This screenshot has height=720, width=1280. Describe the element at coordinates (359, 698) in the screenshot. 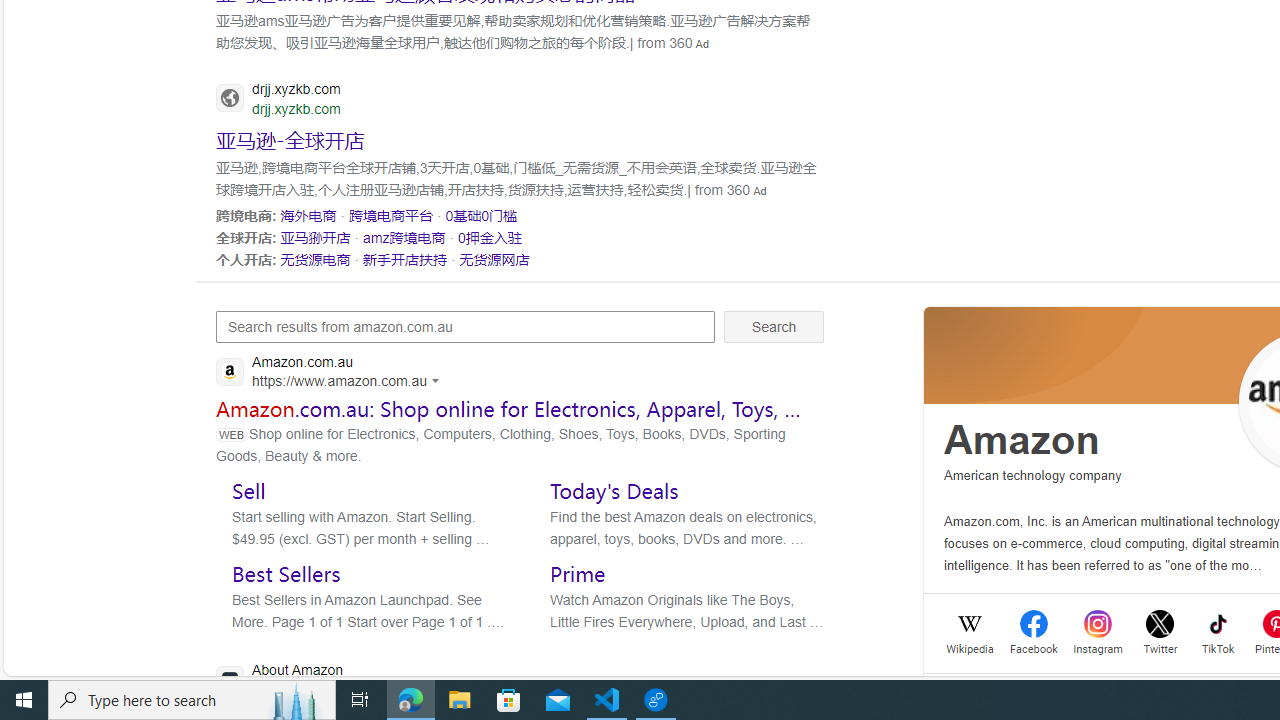

I see `'Task View'` at that location.